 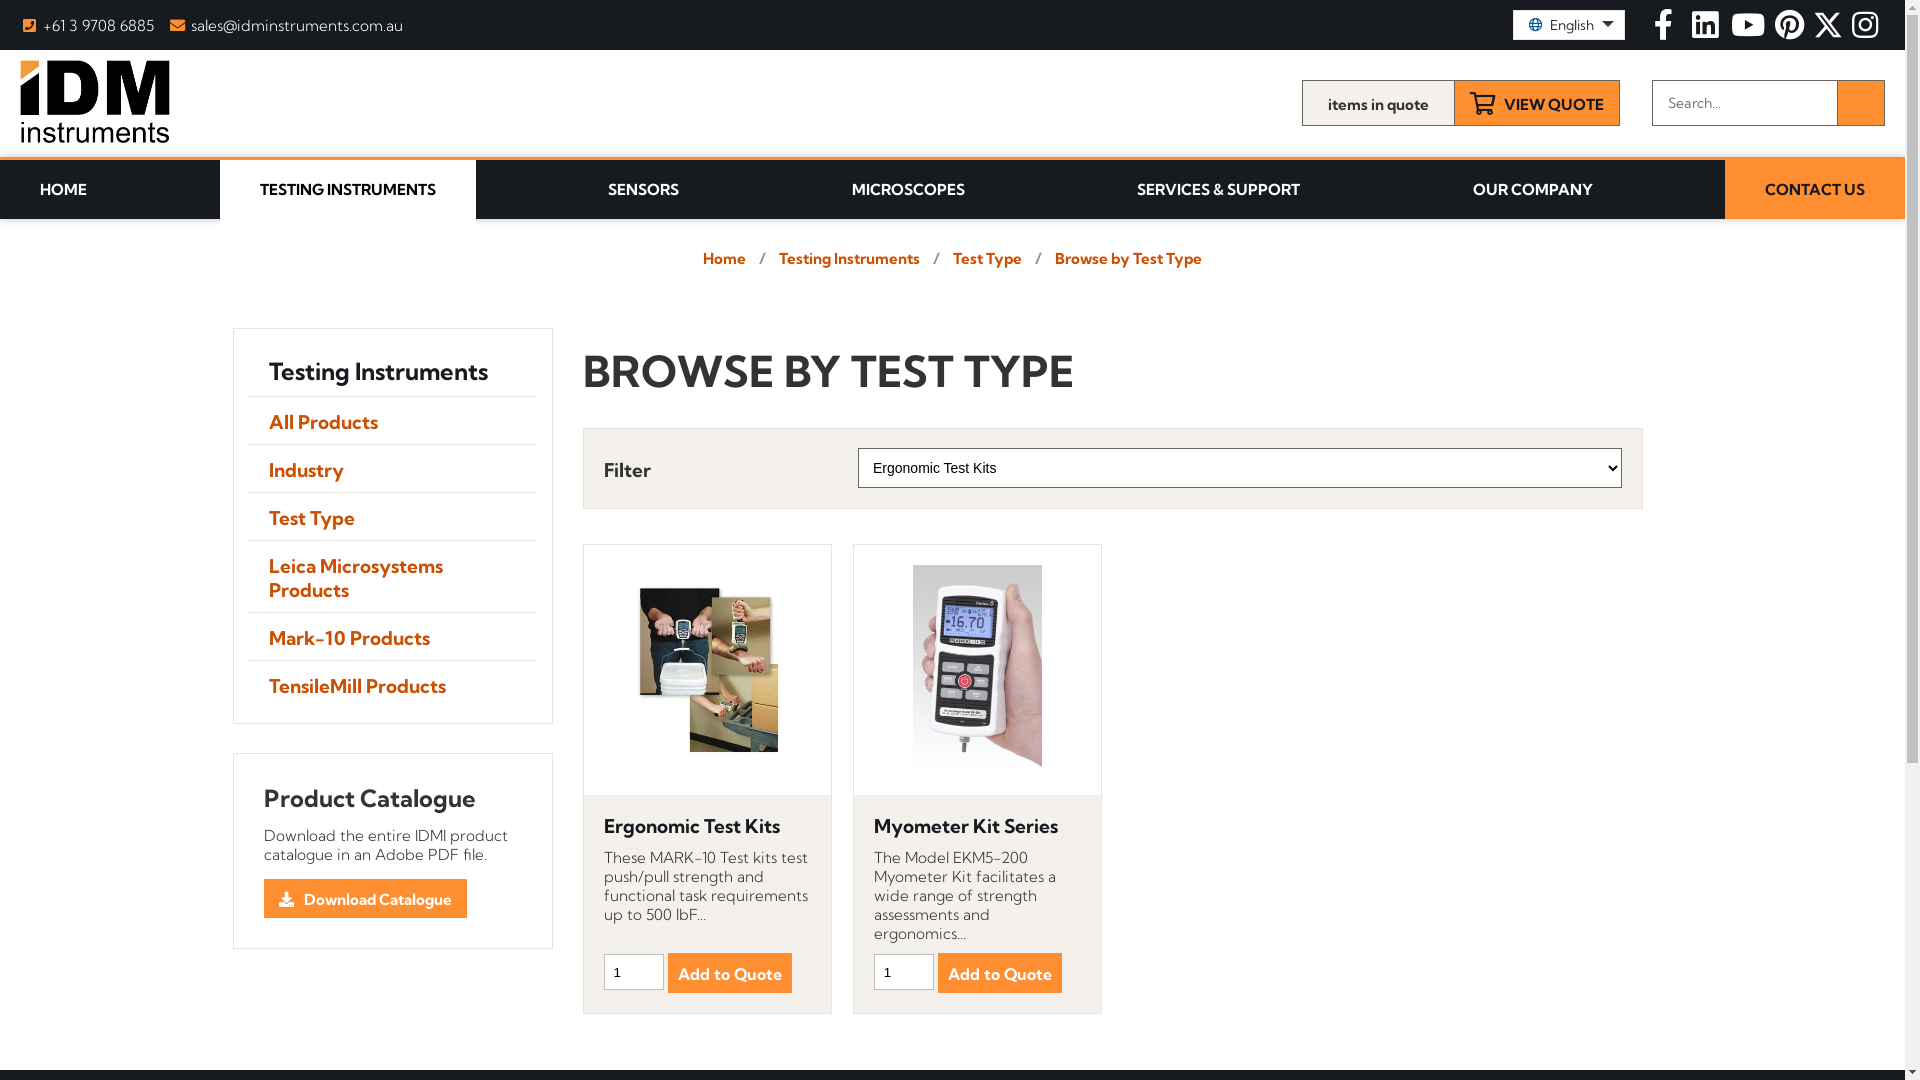 I want to click on 'HOME', so click(x=0, y=189).